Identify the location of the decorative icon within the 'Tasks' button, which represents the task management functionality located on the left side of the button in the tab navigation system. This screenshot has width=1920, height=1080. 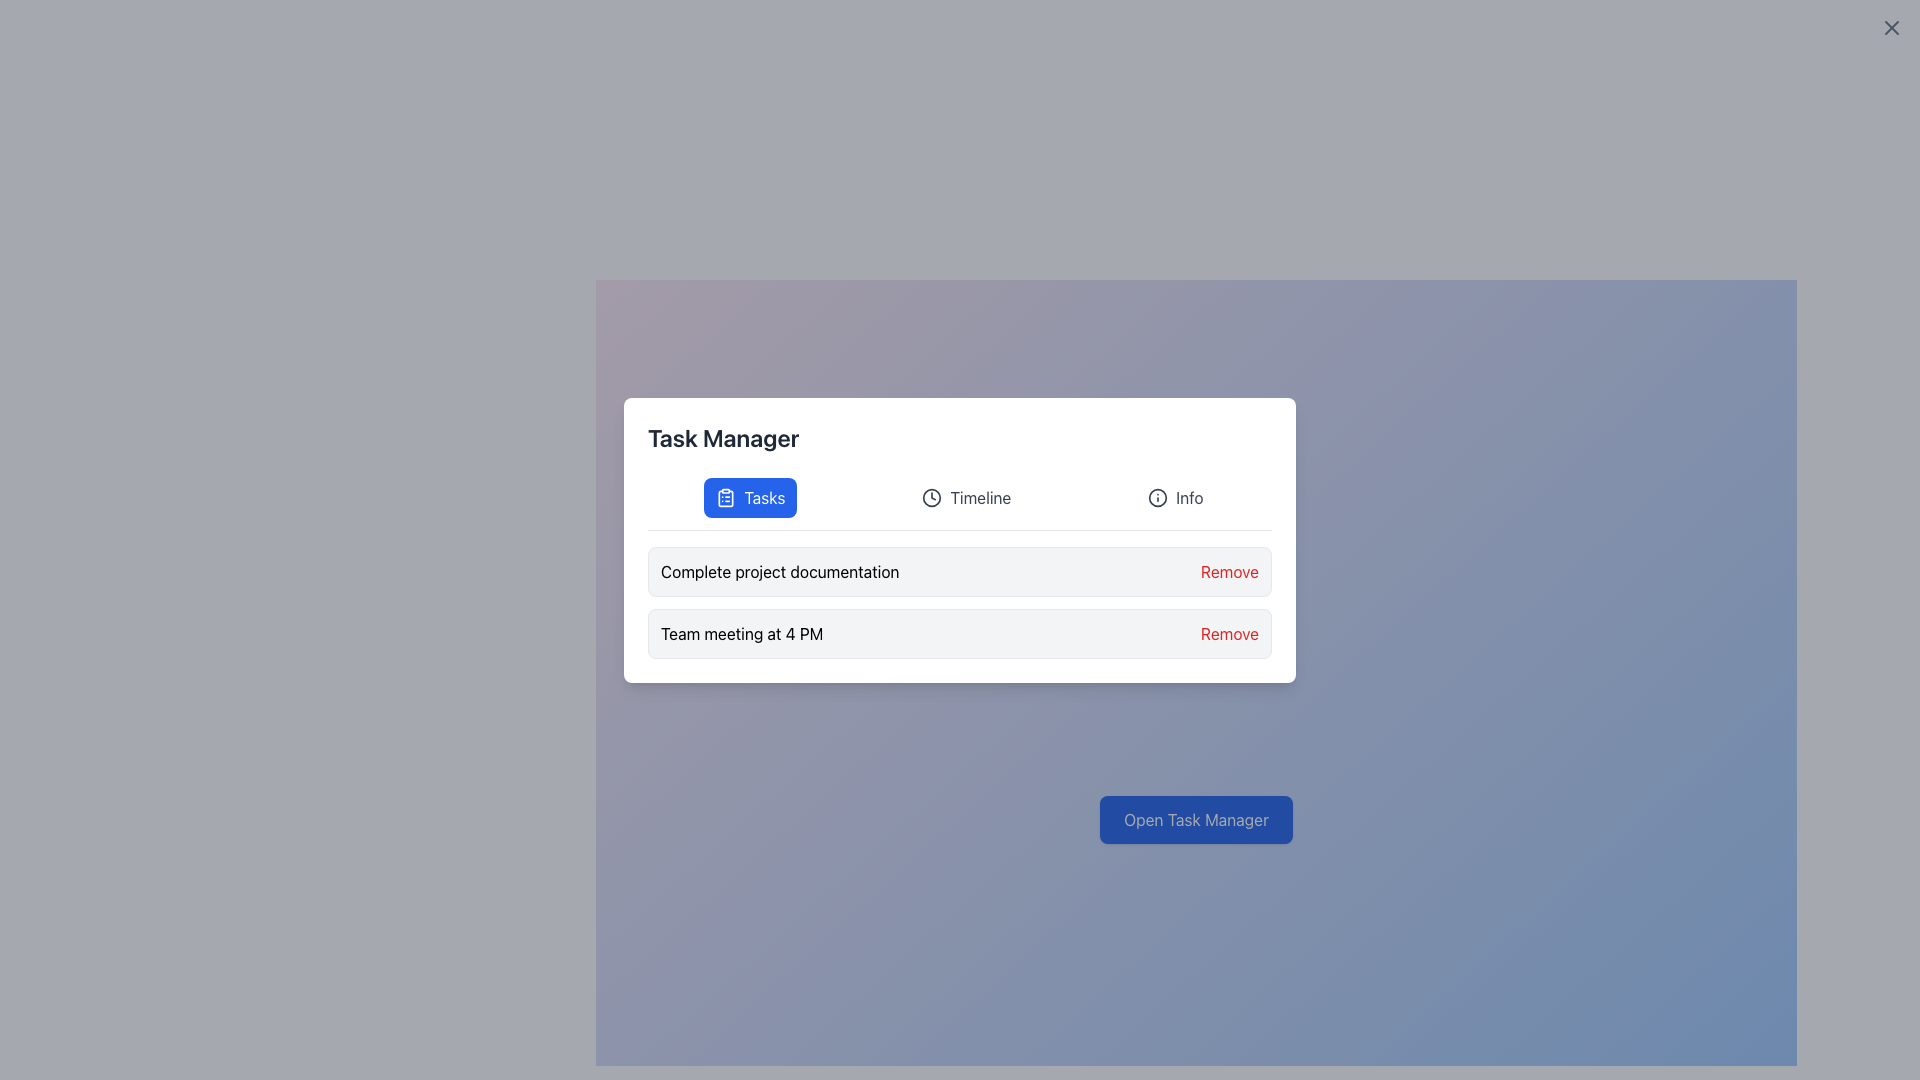
(725, 496).